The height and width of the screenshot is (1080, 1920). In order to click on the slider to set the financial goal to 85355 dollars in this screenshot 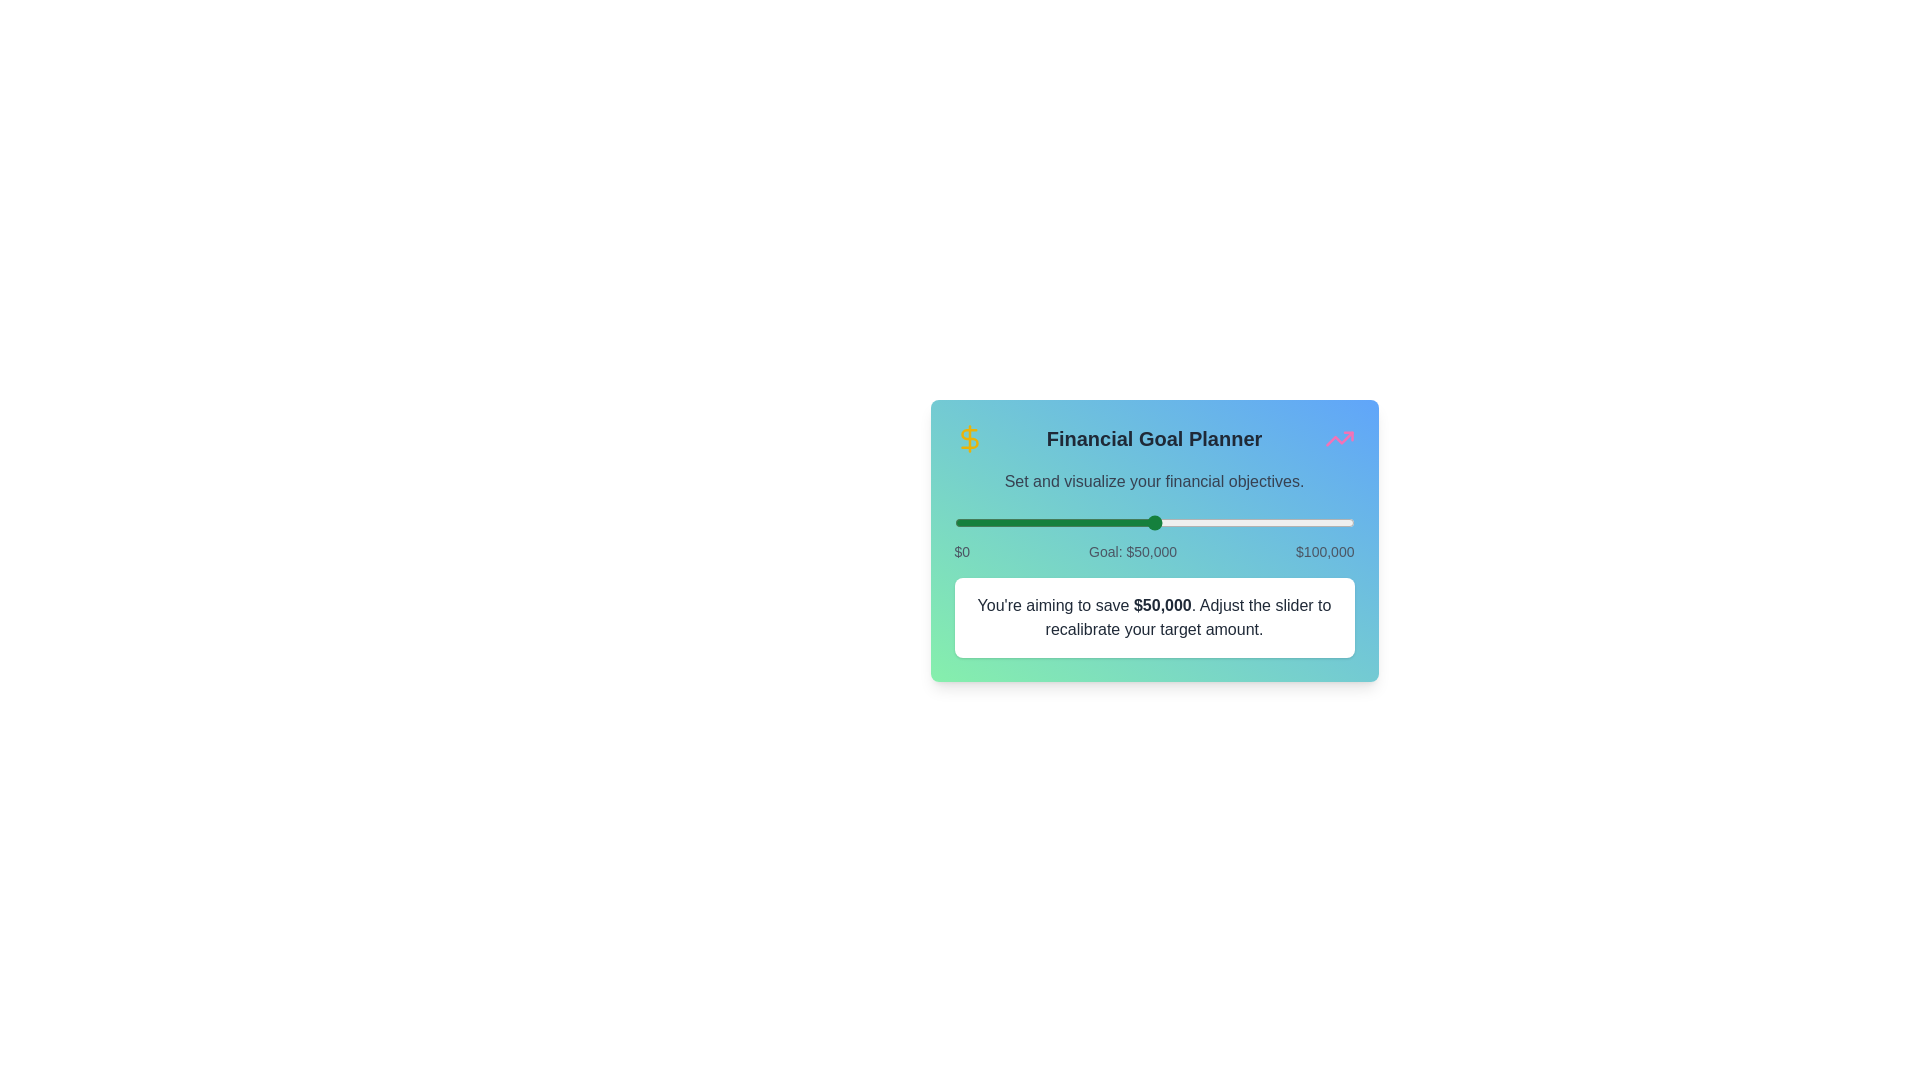, I will do `click(1296, 522)`.